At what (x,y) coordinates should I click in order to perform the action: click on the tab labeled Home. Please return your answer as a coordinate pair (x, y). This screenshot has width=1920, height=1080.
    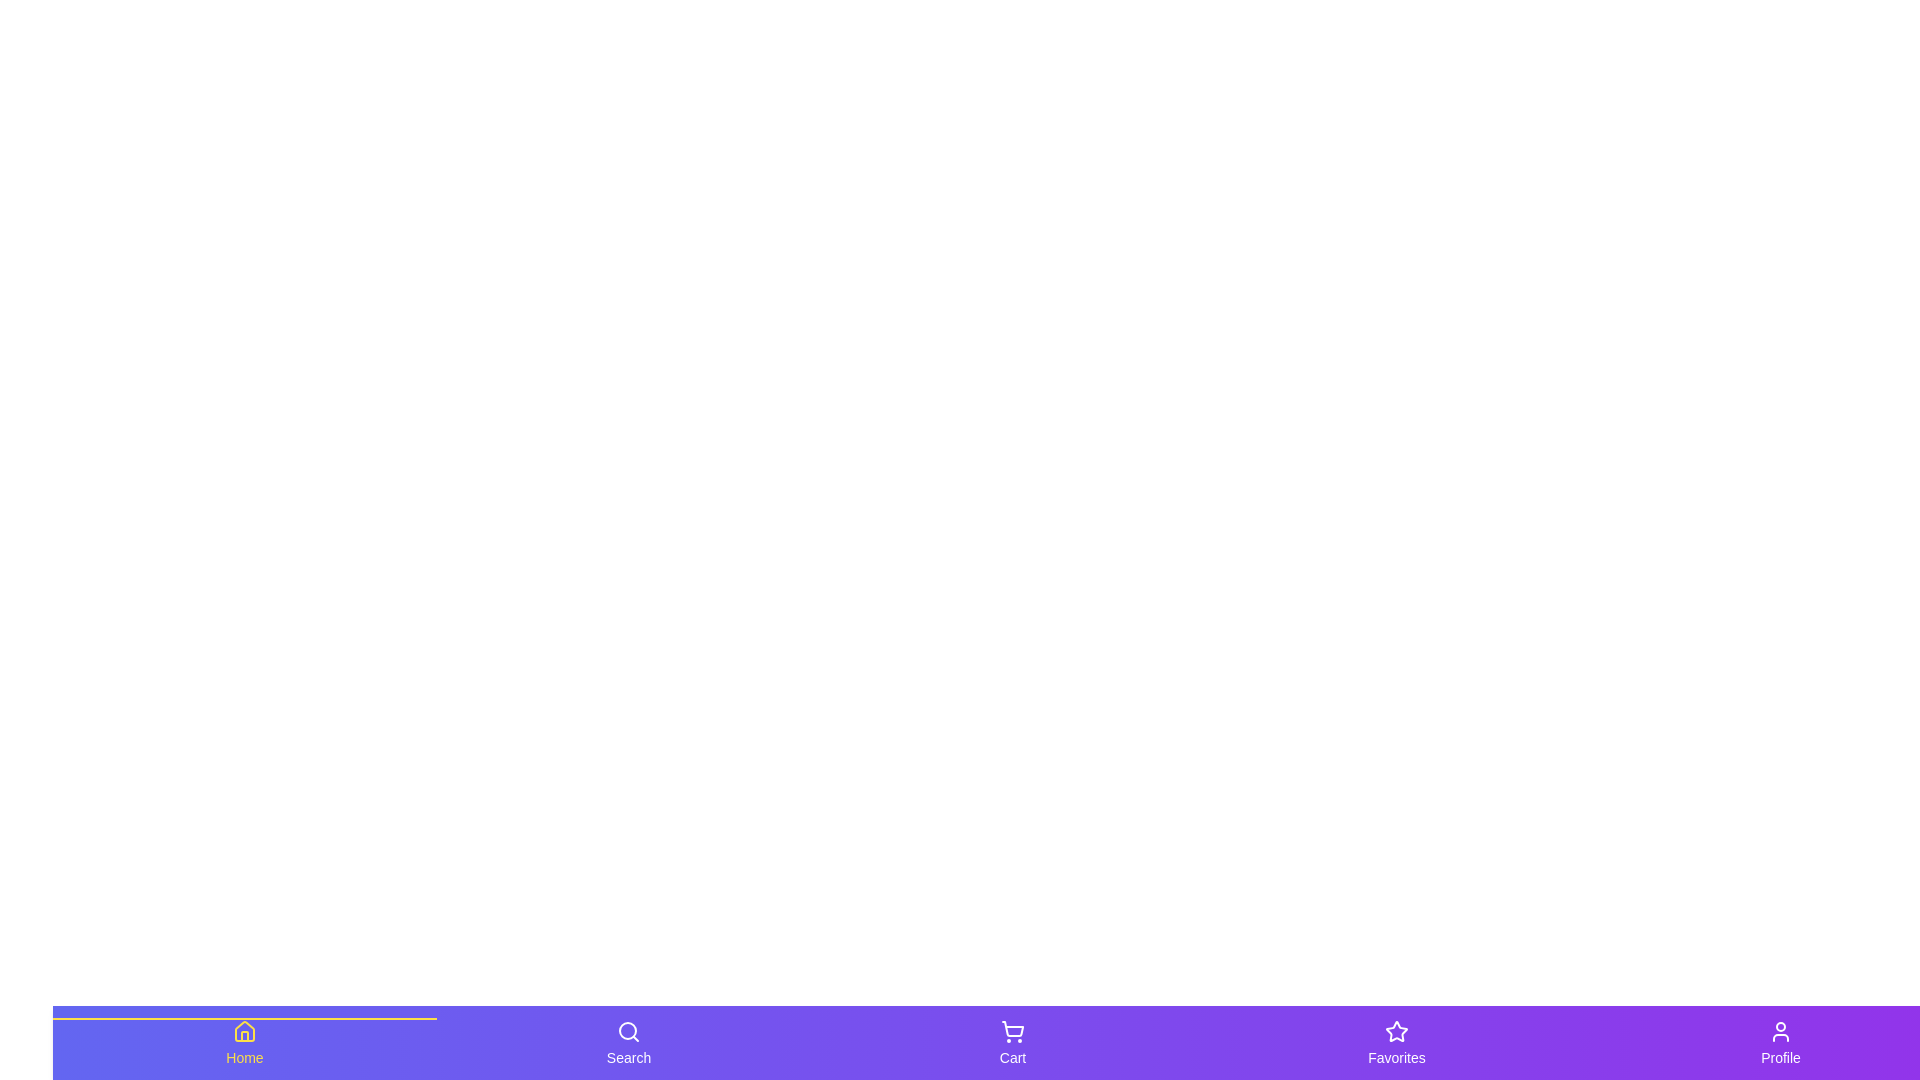
    Looking at the image, I should click on (243, 1041).